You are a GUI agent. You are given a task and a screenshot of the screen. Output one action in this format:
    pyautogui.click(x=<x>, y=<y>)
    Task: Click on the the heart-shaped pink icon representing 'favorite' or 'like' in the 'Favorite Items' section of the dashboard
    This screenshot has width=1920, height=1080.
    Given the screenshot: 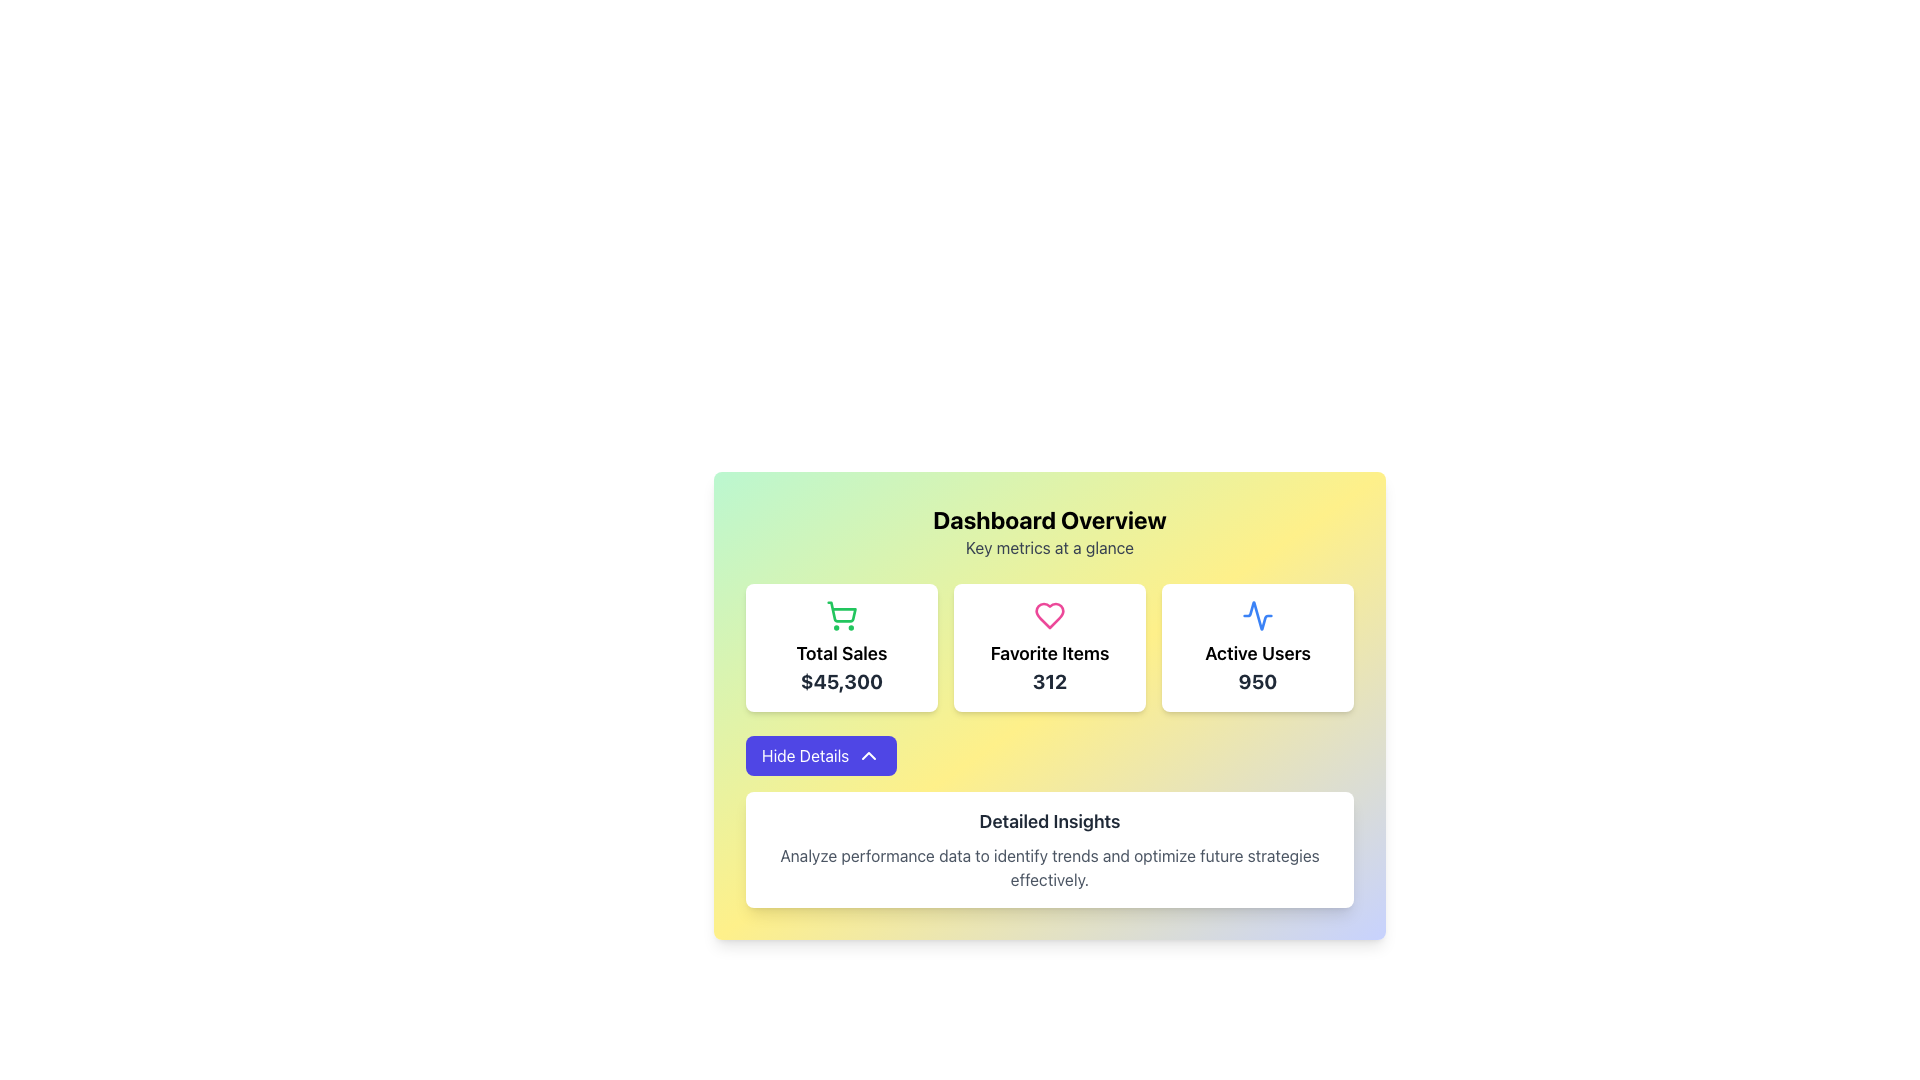 What is the action you would take?
    pyautogui.click(x=1049, y=615)
    